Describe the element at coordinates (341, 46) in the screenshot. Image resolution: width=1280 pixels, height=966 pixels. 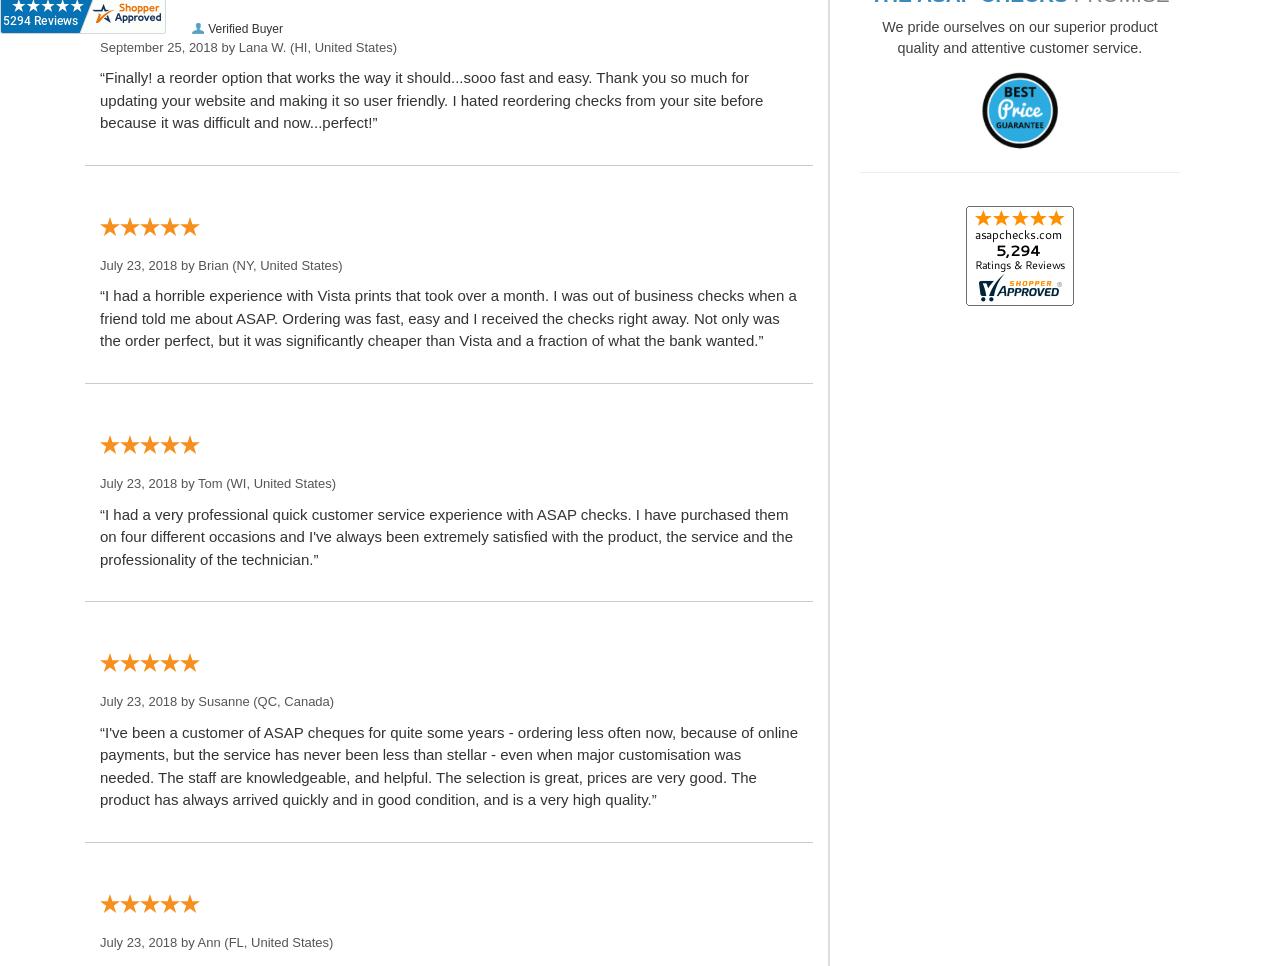
I see `'(HI, United States)'` at that location.